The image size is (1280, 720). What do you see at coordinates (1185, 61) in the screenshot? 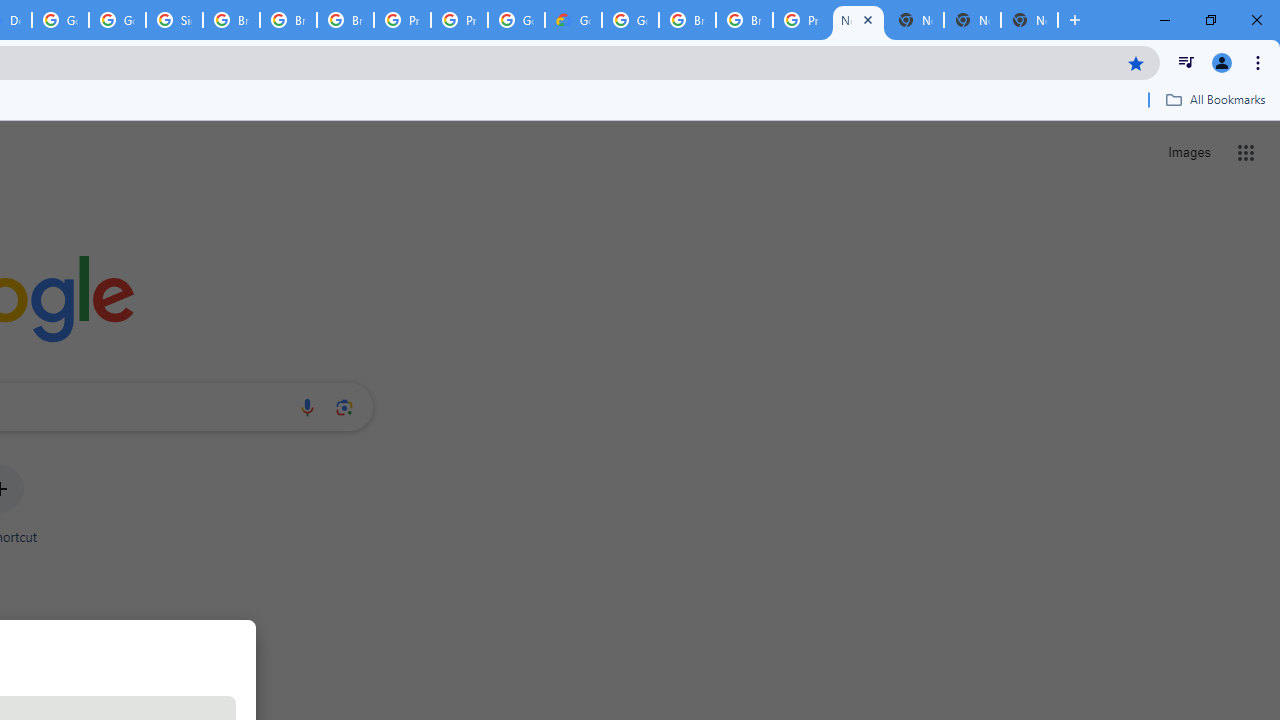
I see `'Control your music, videos, and more'` at bounding box center [1185, 61].